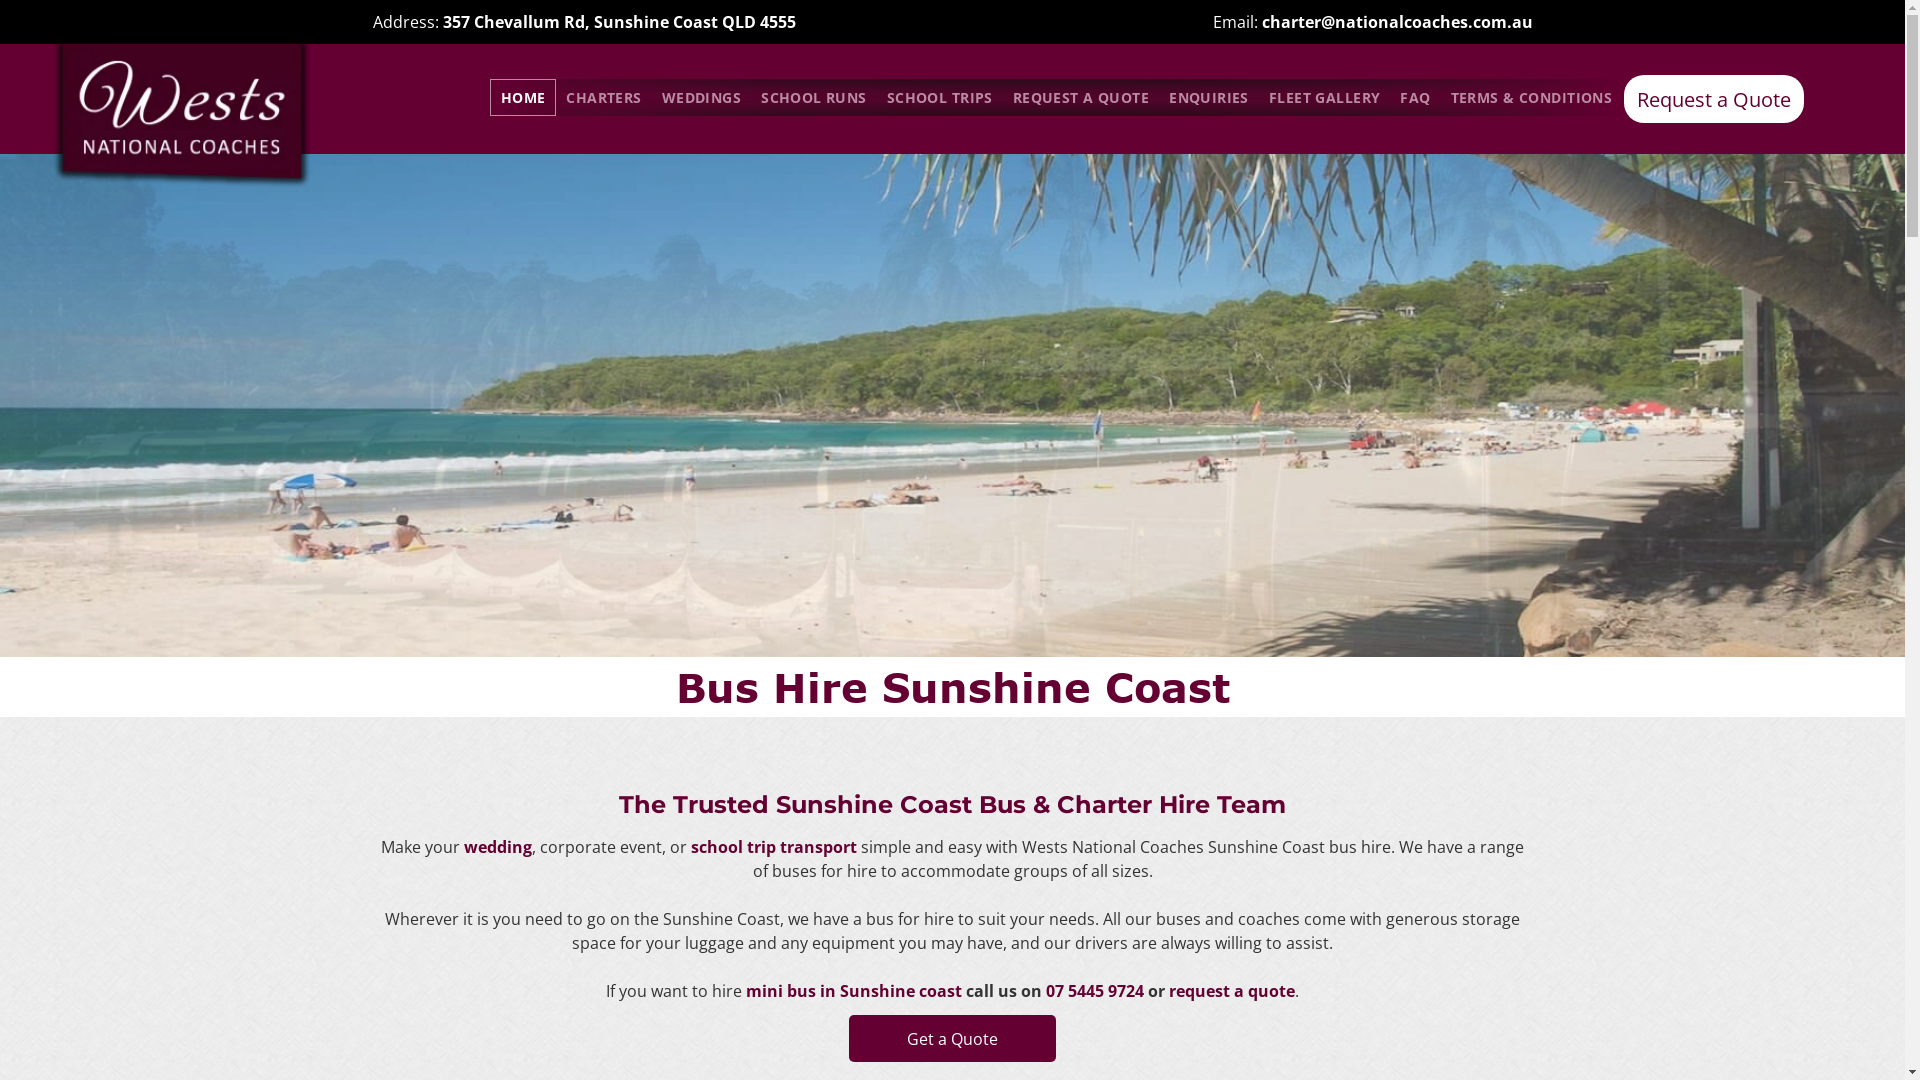 Image resolution: width=1920 pixels, height=1080 pixels. What do you see at coordinates (1079, 97) in the screenshot?
I see `'REQUEST A QUOTE'` at bounding box center [1079, 97].